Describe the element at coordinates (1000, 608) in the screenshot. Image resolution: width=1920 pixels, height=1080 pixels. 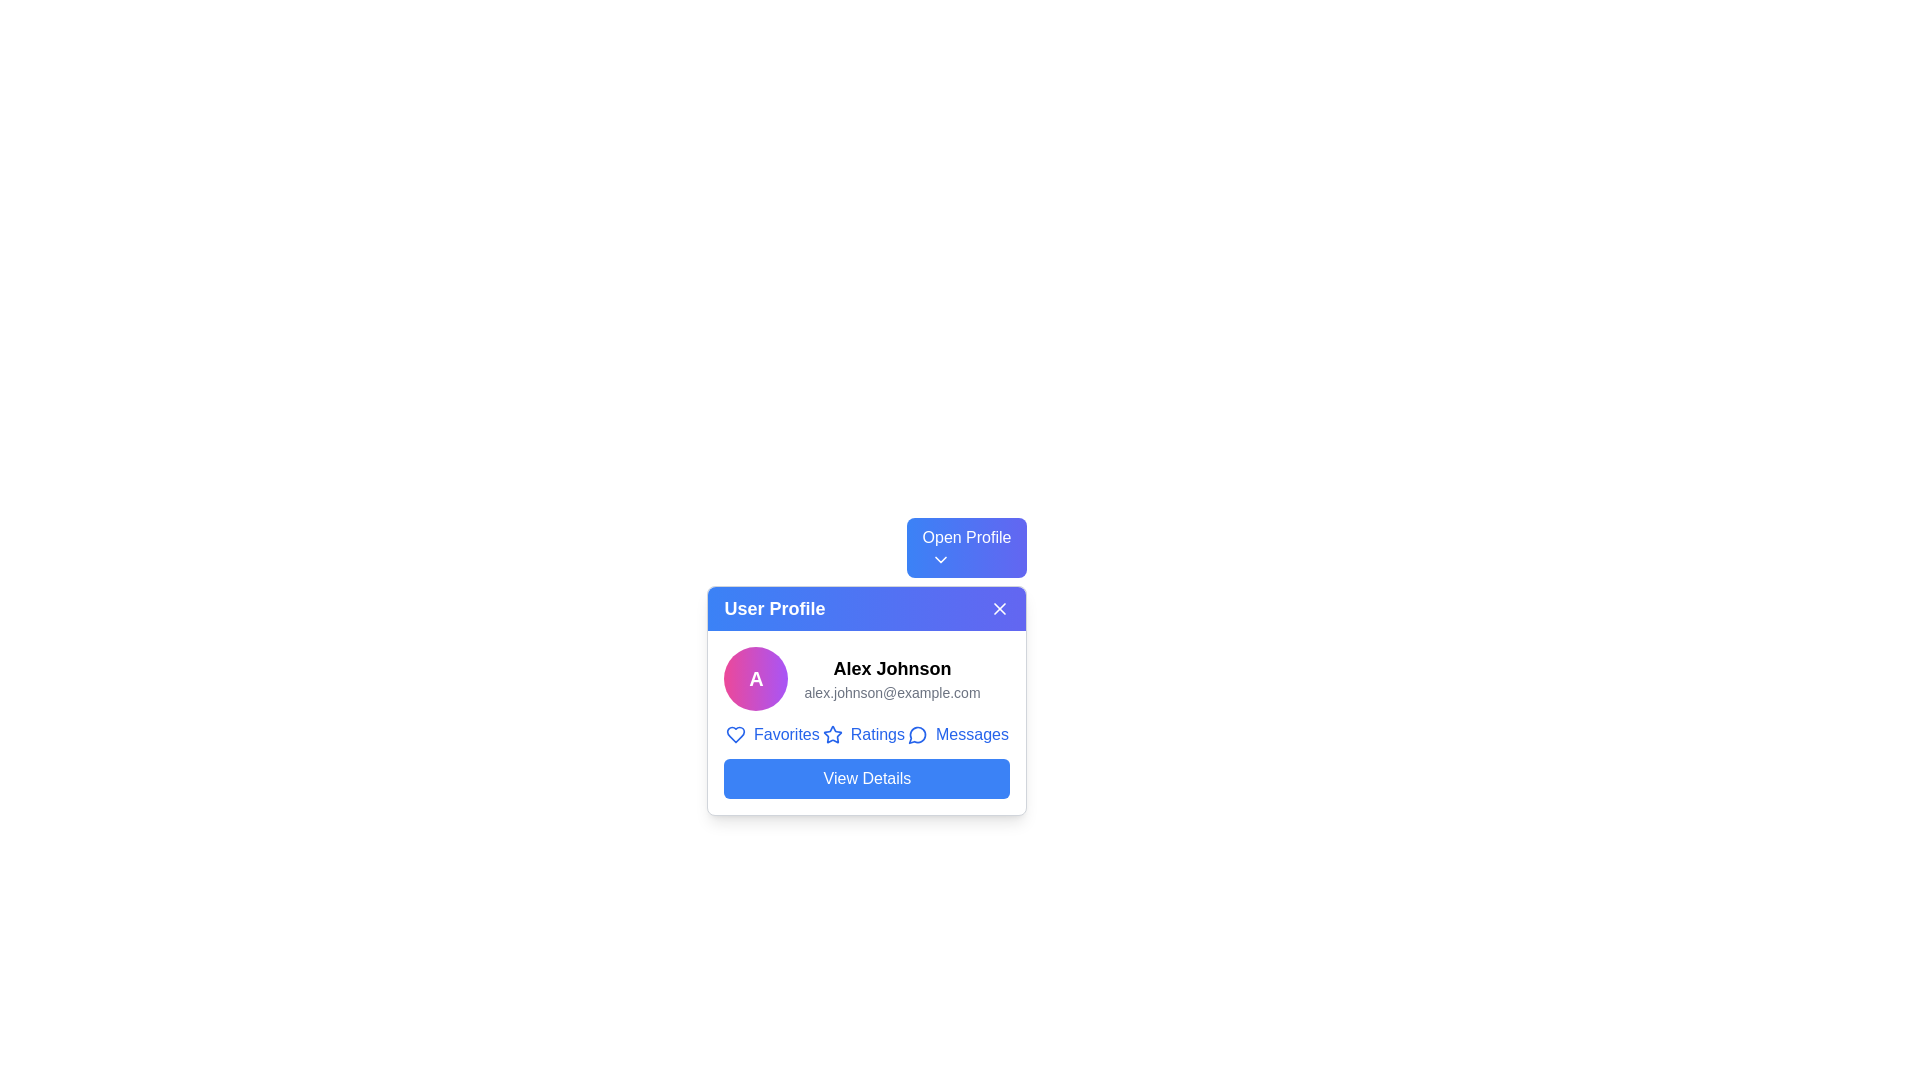
I see `the close button, represented by a cross-shaped icon with white lines on a vibrant blue background, located in the top-right corner of the 'User Profile' header` at that location.